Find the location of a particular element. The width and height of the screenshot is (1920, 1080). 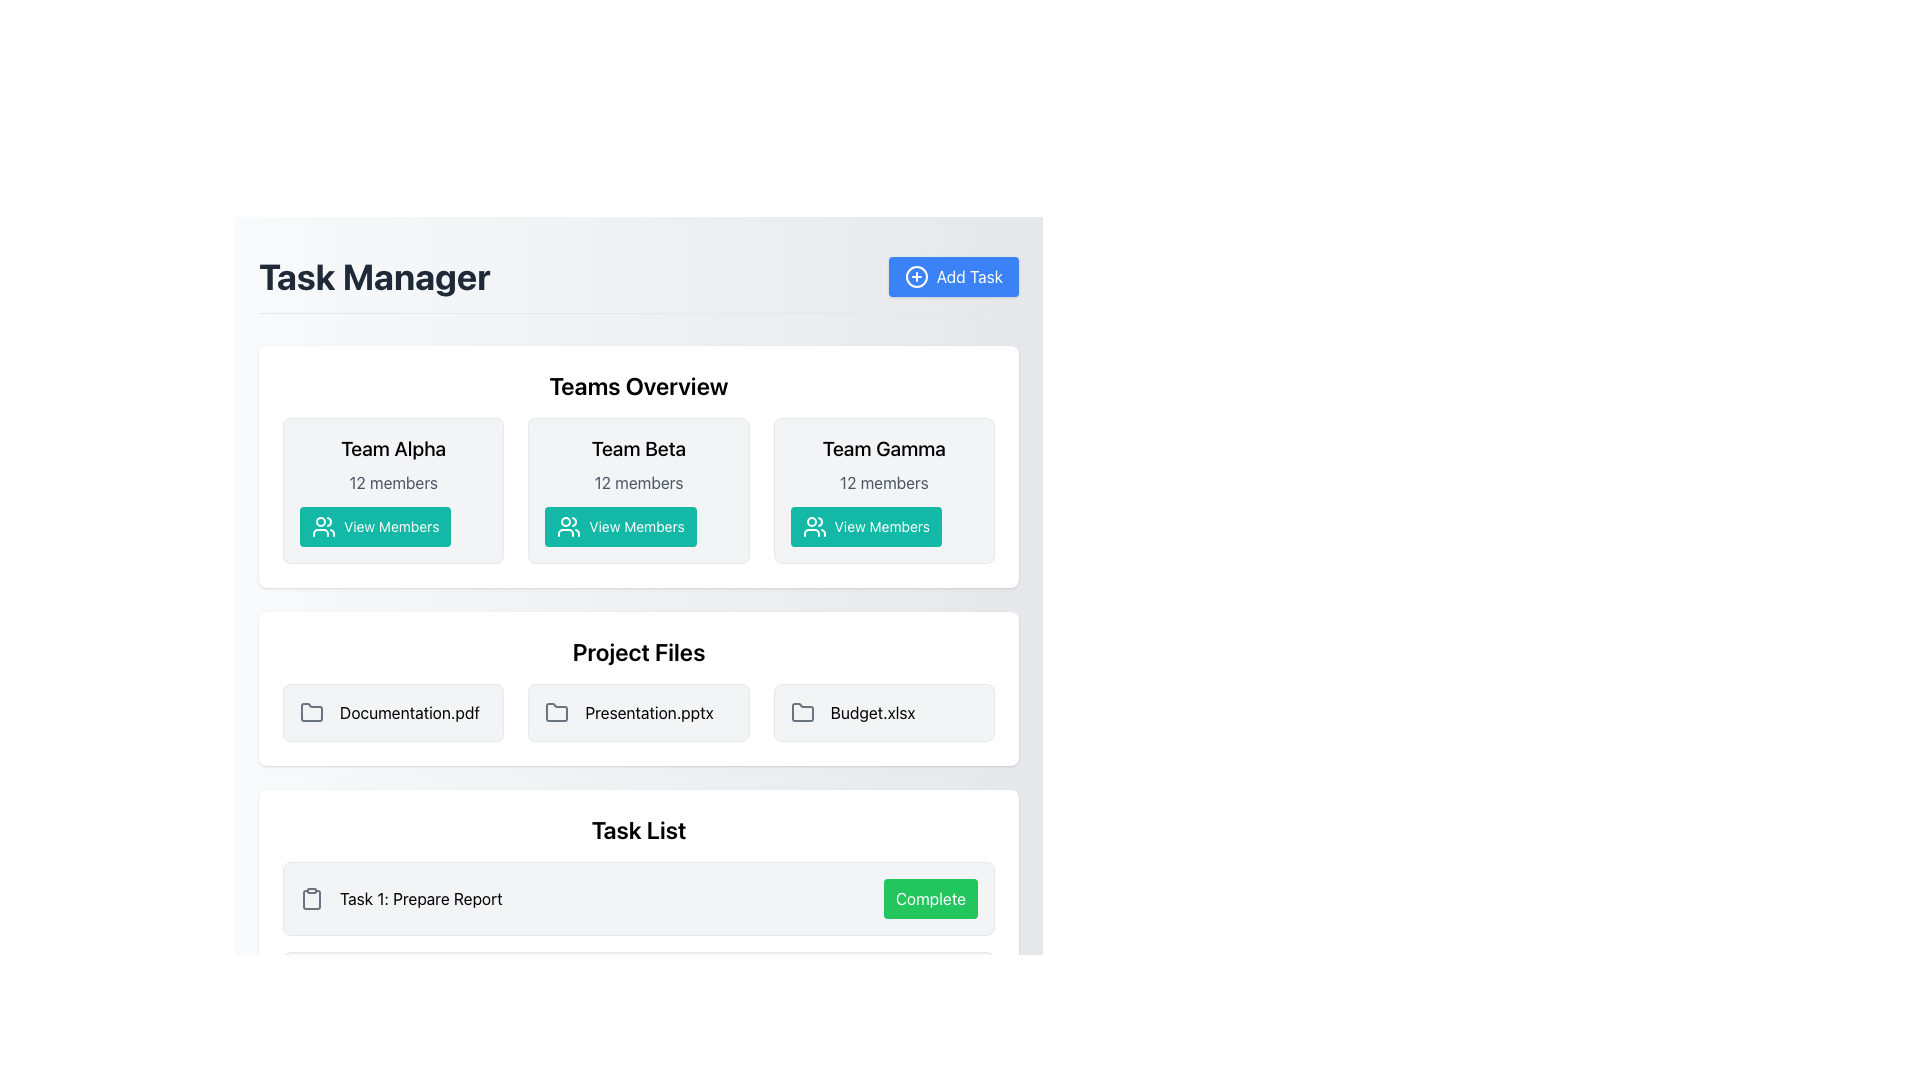

the second file display item labeled 'Presentation.pptx' in the Project Files section to interact with the file is located at coordinates (637, 712).